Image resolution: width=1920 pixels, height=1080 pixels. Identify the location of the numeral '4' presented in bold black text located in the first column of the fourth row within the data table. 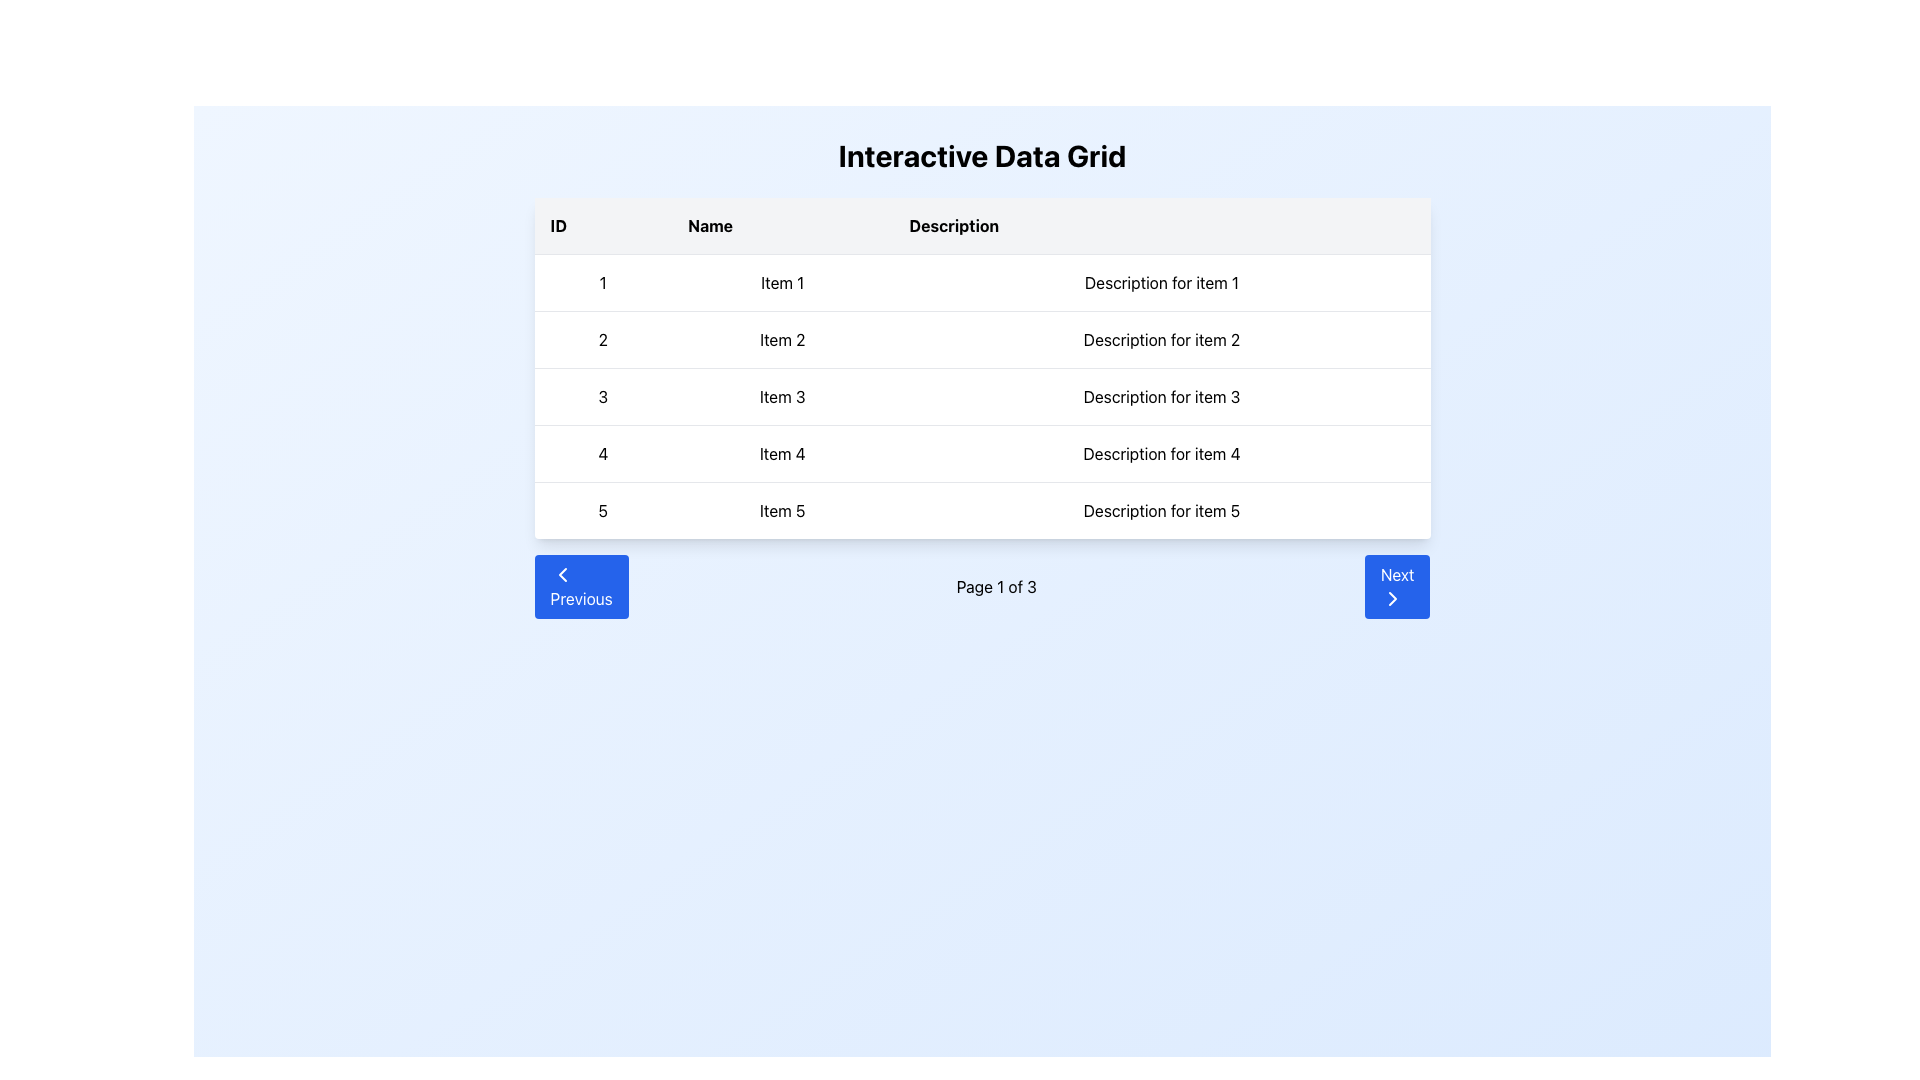
(602, 454).